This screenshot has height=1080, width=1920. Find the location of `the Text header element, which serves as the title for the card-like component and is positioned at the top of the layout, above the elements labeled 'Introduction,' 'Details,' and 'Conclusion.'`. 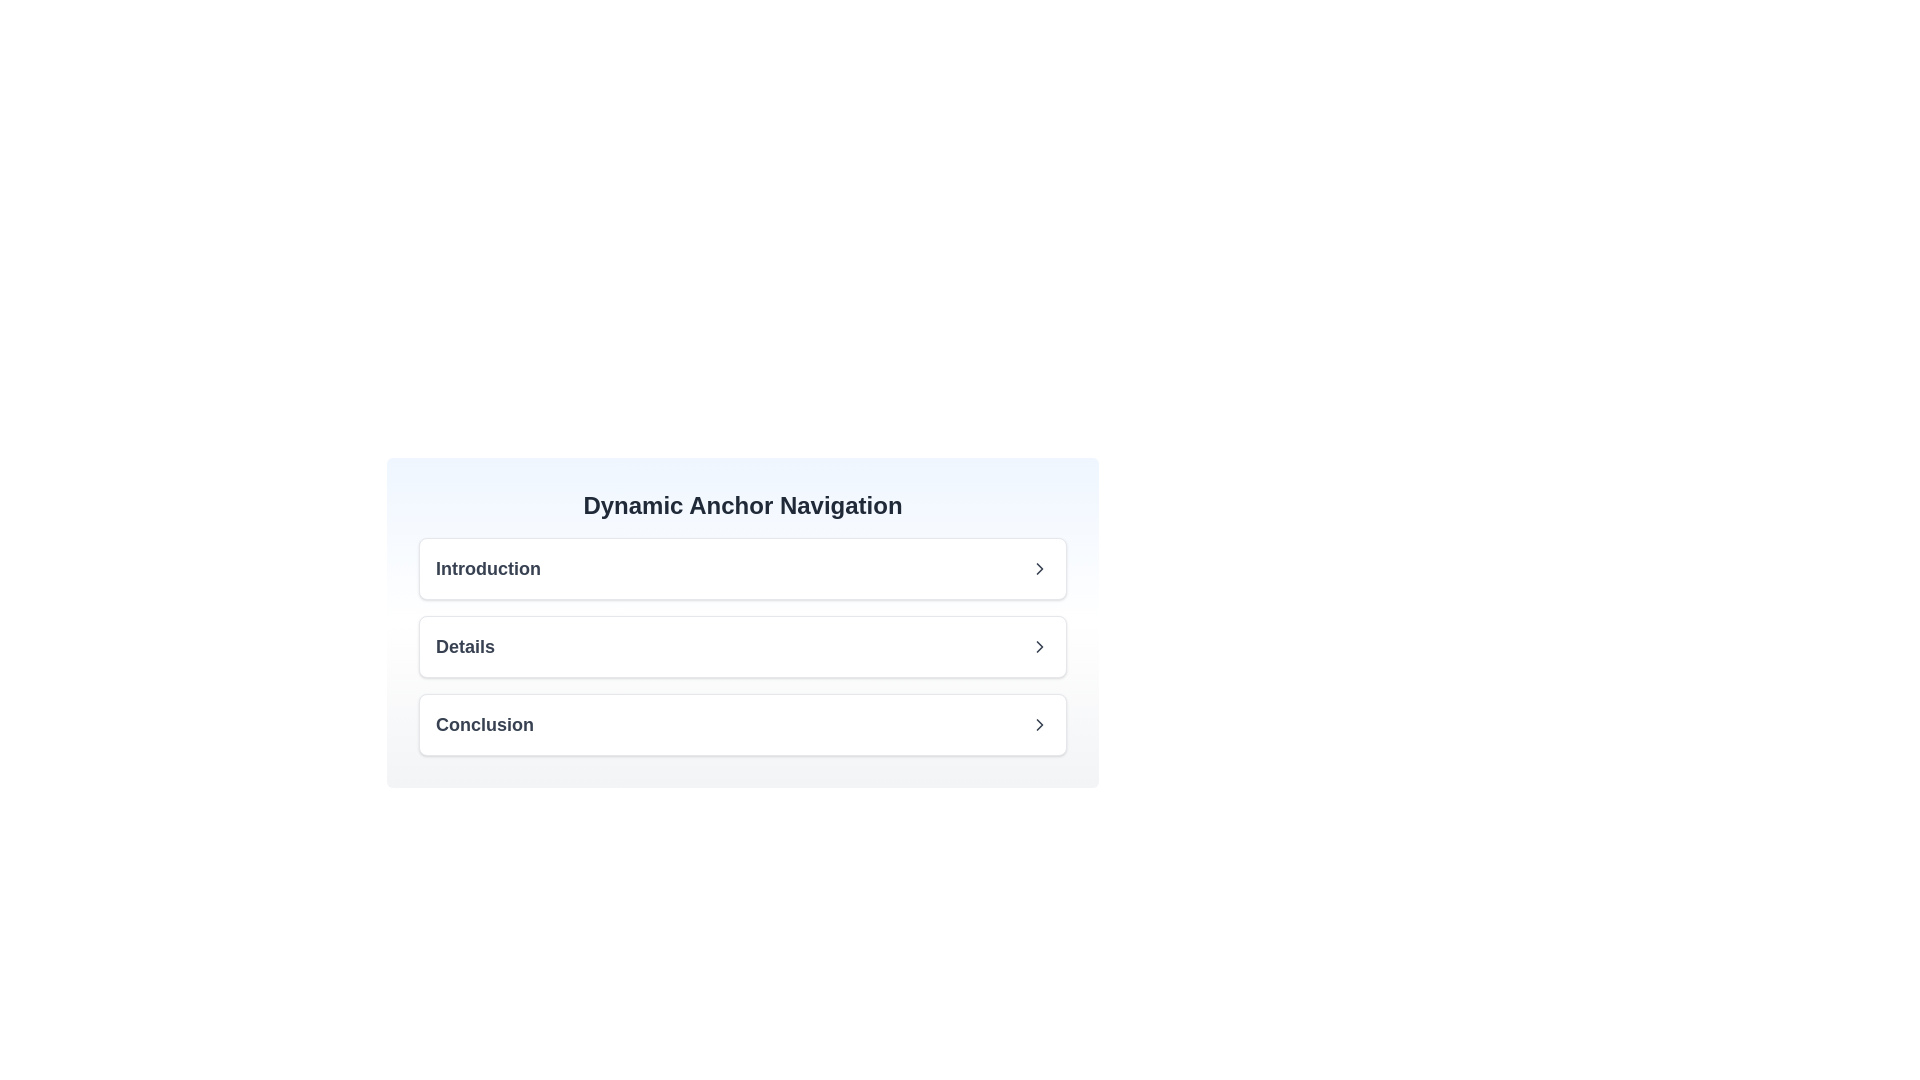

the Text header element, which serves as the title for the card-like component and is positioned at the top of the layout, above the elements labeled 'Introduction,' 'Details,' and 'Conclusion.' is located at coordinates (742, 504).